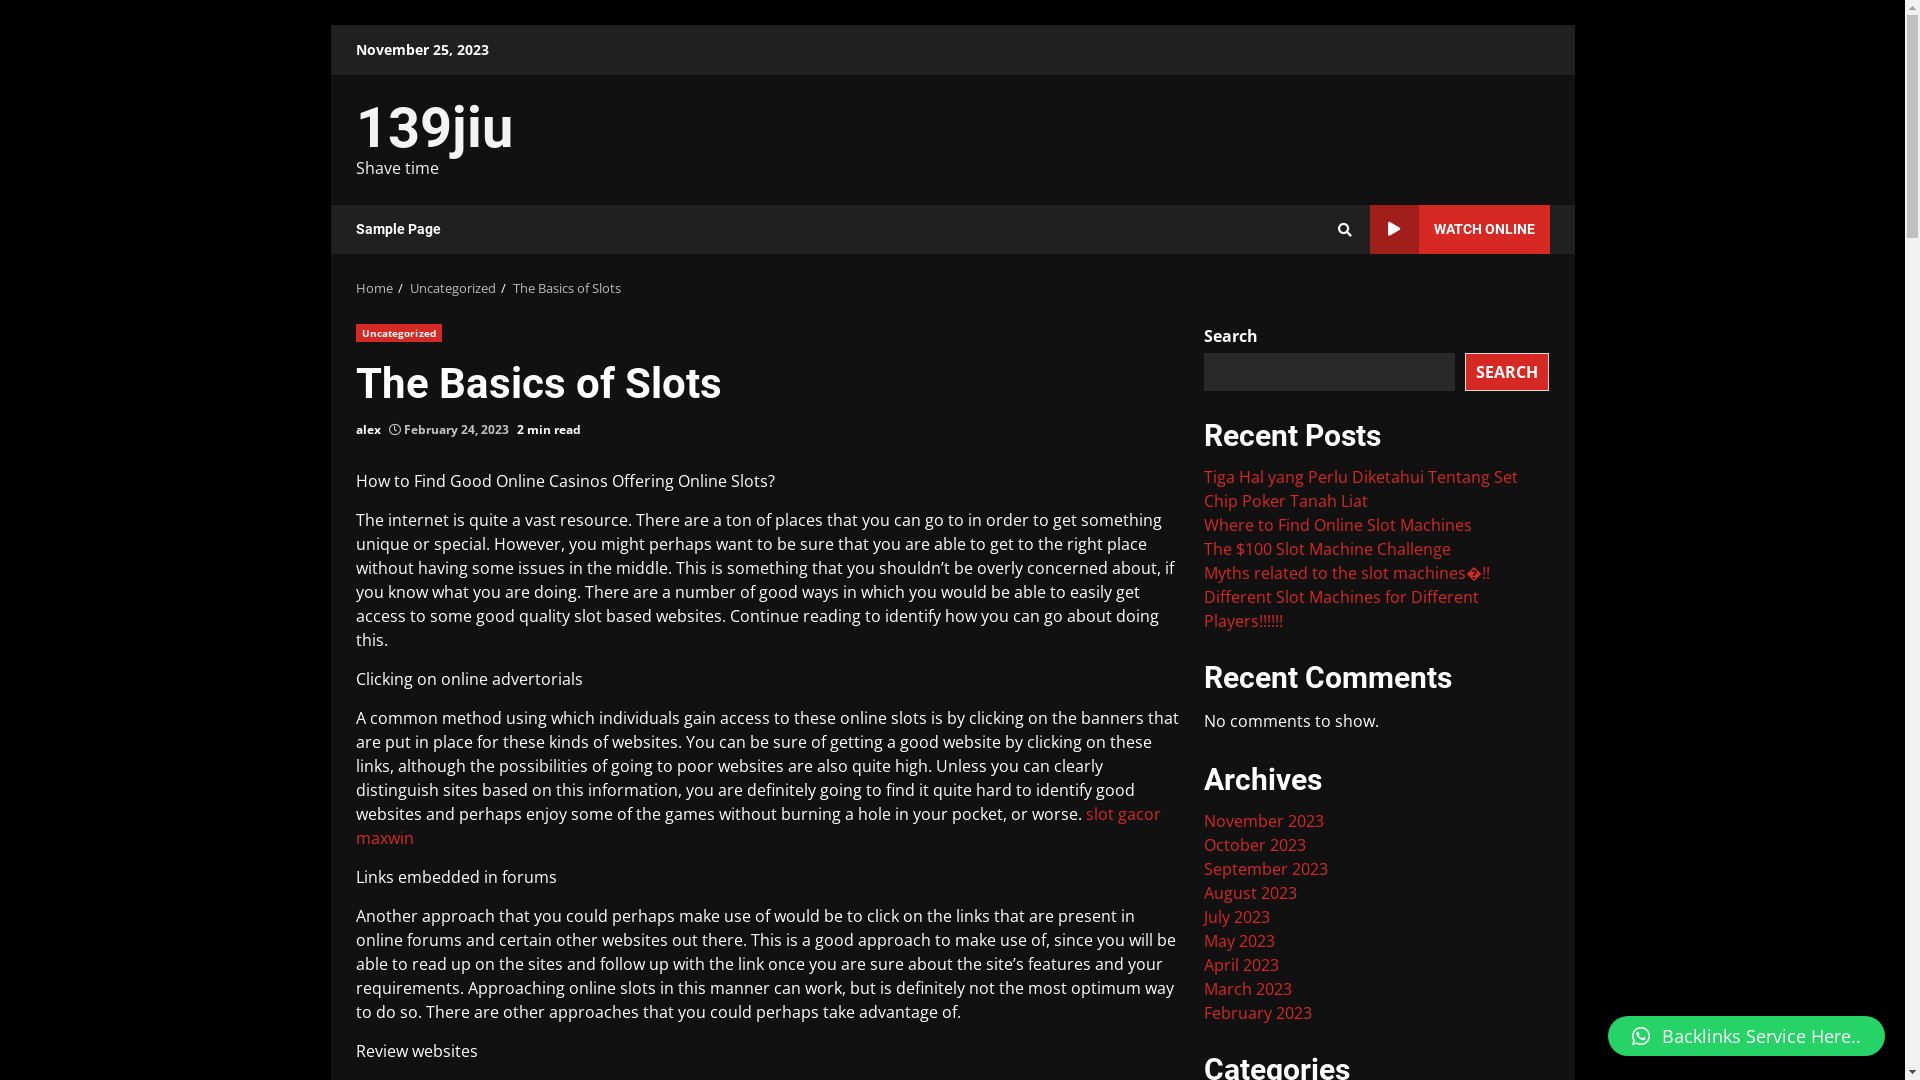 The height and width of the screenshot is (1080, 1920). What do you see at coordinates (1745, 1035) in the screenshot?
I see `'Backlinks Service Here..'` at bounding box center [1745, 1035].